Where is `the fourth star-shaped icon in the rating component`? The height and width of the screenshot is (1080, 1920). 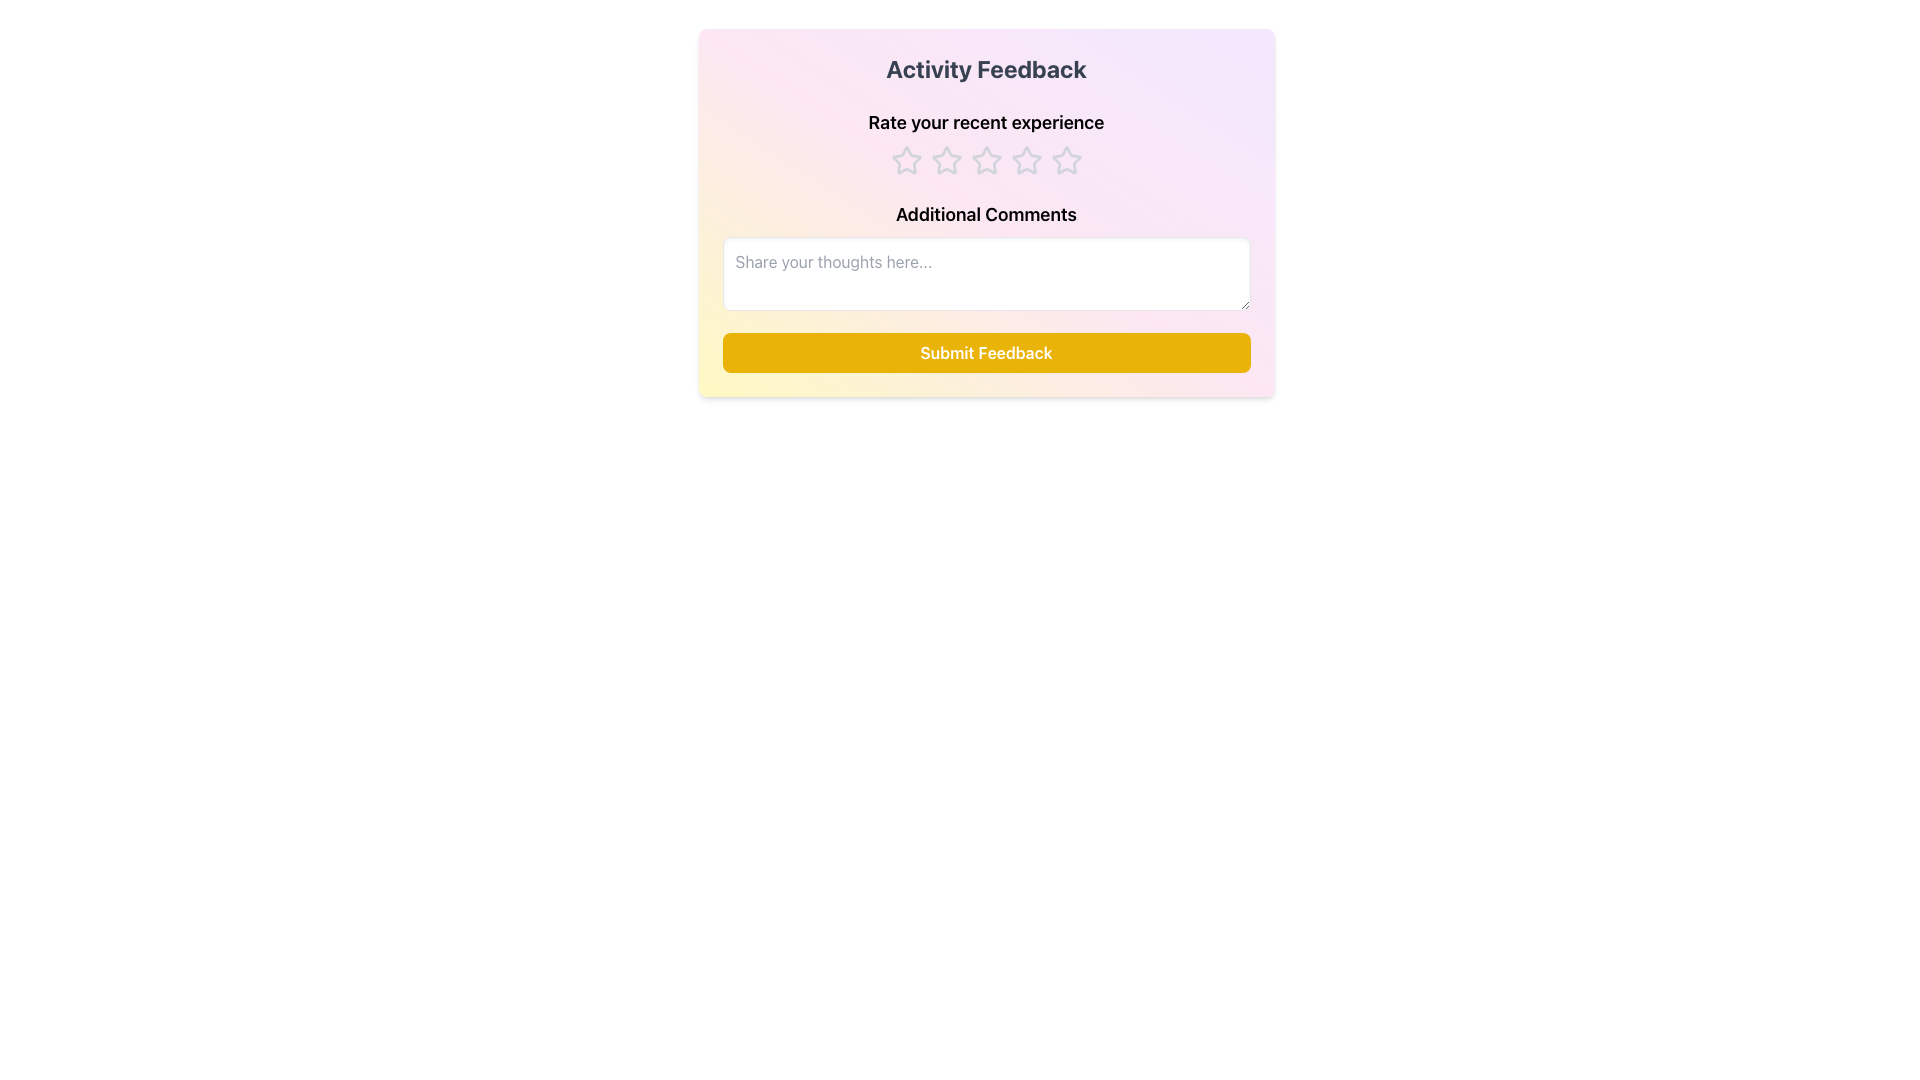 the fourth star-shaped icon in the rating component is located at coordinates (986, 160).